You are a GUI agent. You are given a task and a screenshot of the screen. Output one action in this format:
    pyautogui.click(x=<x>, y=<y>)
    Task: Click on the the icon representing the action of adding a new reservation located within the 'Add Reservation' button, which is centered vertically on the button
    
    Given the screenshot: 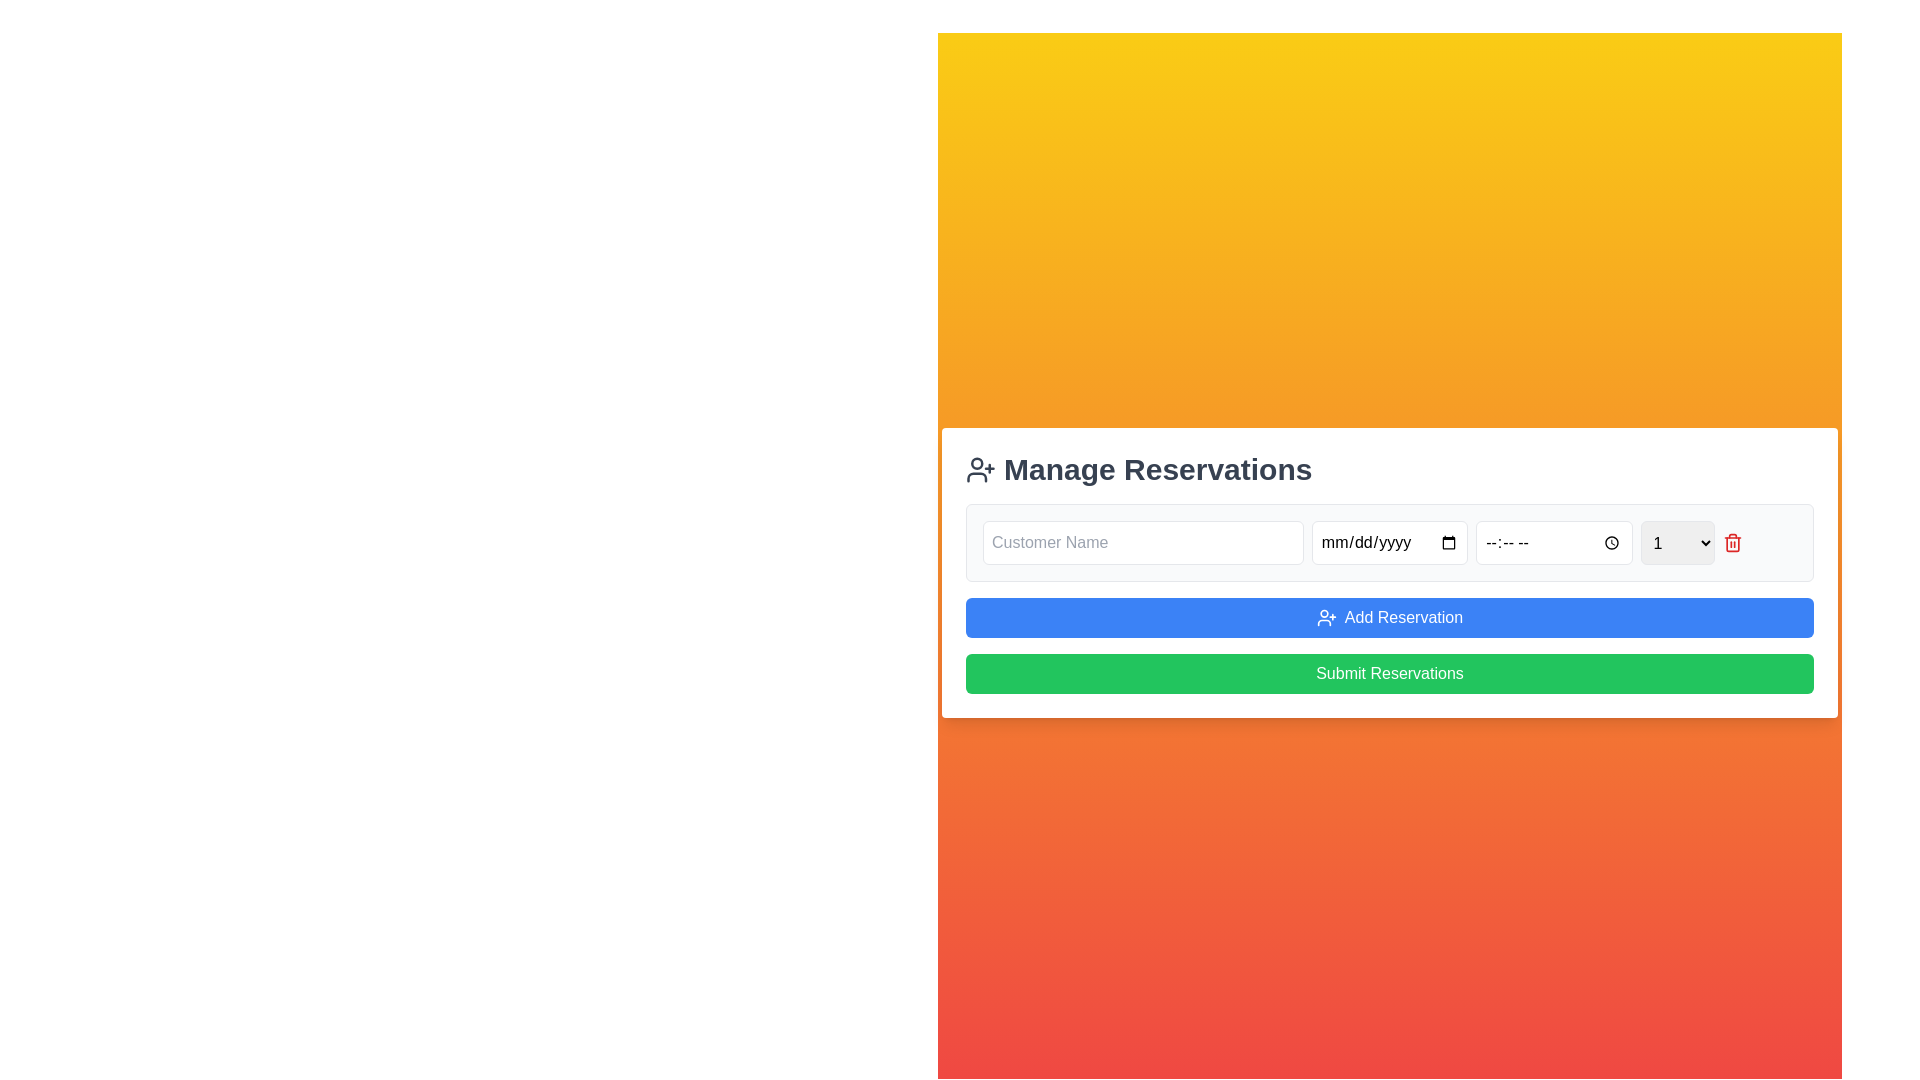 What is the action you would take?
    pyautogui.click(x=1326, y=616)
    